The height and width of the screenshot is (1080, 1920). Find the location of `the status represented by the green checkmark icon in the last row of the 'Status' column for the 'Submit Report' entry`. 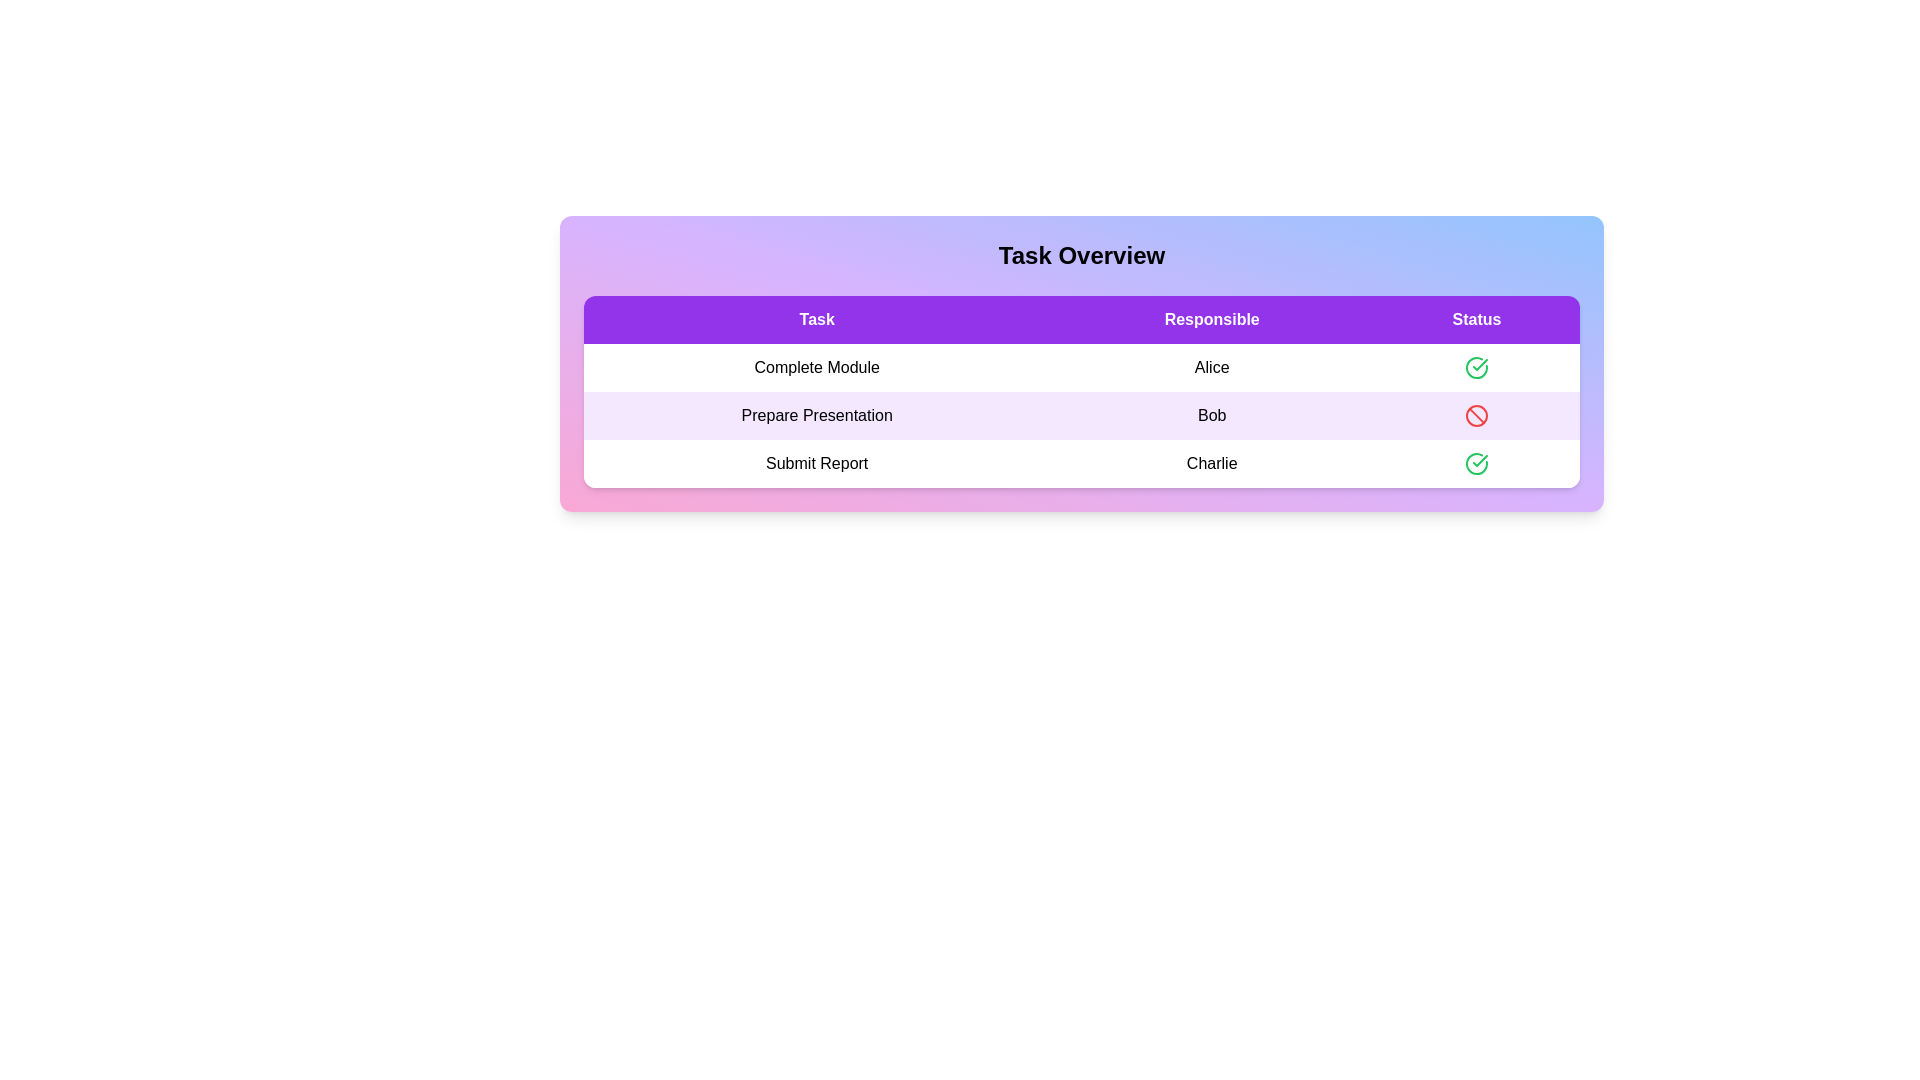

the status represented by the green checkmark icon in the last row of the 'Status' column for the 'Submit Report' entry is located at coordinates (1477, 463).